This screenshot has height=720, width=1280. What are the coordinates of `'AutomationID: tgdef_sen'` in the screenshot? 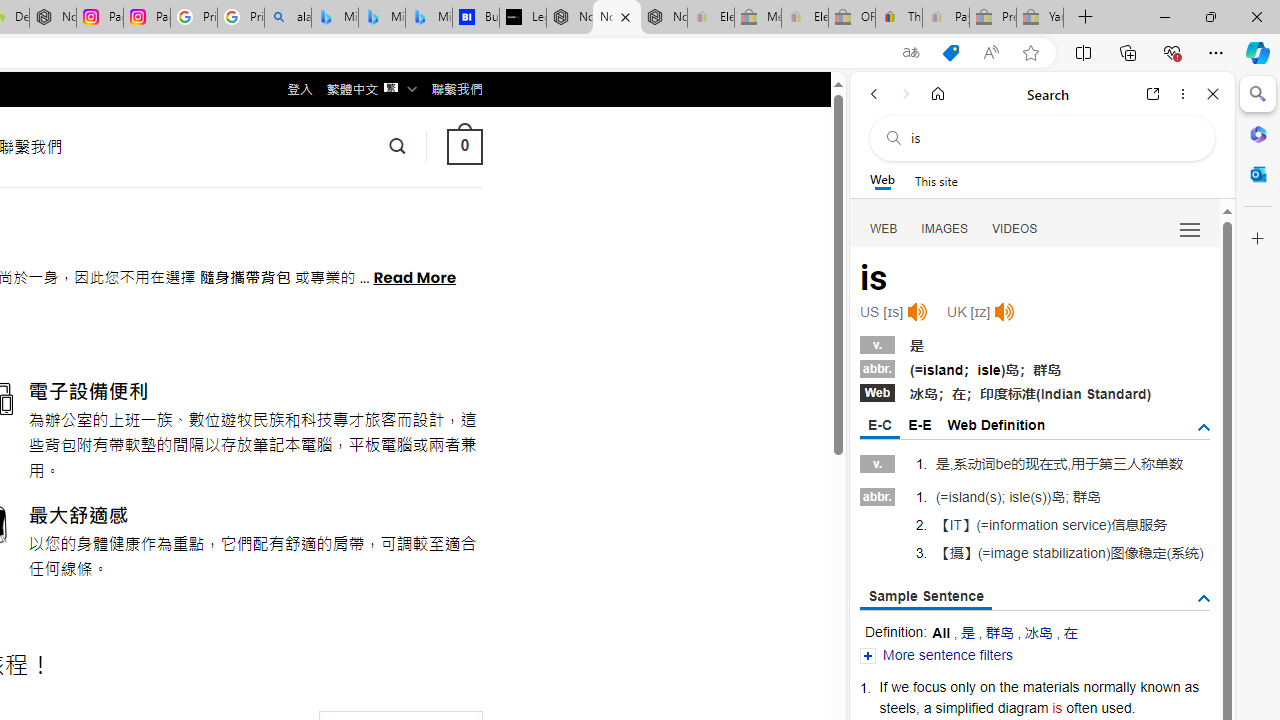 It's located at (1202, 598).